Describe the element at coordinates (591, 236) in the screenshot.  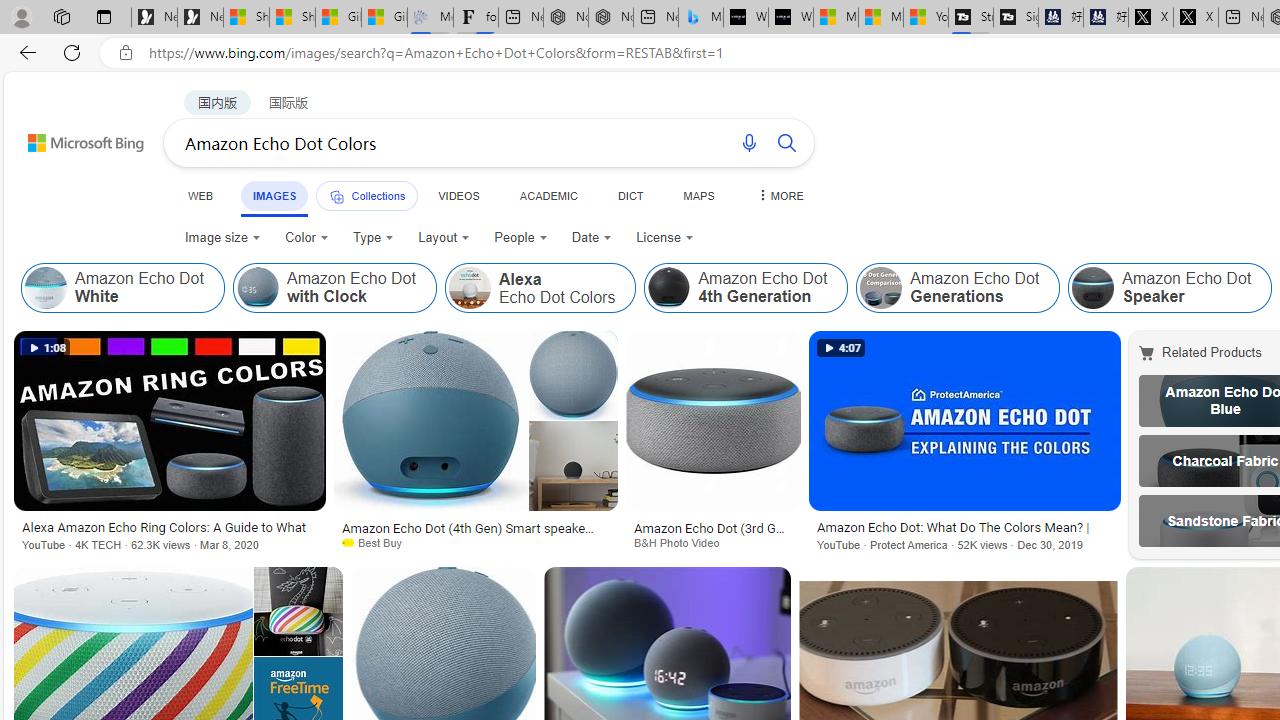
I see `'Date'` at that location.